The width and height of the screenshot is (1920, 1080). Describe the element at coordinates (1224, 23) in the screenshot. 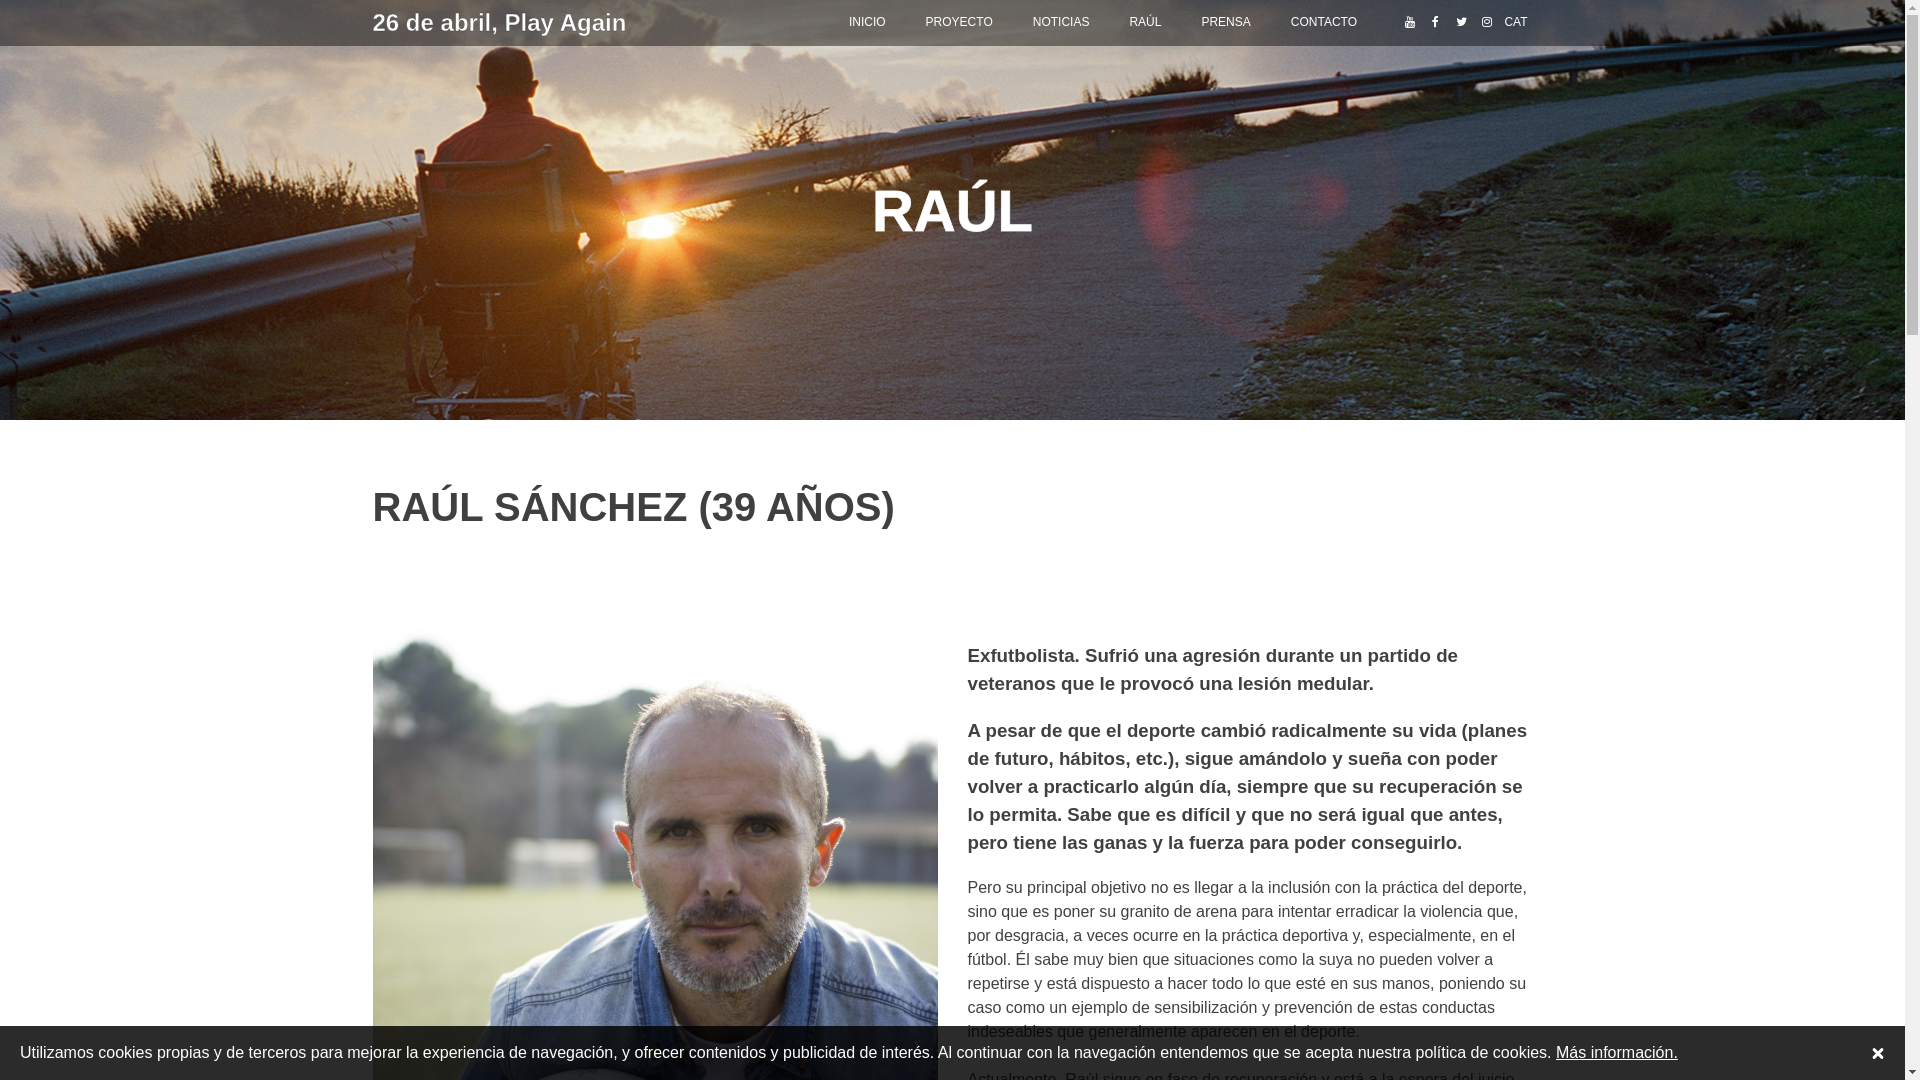

I see `'PRENSA'` at that location.